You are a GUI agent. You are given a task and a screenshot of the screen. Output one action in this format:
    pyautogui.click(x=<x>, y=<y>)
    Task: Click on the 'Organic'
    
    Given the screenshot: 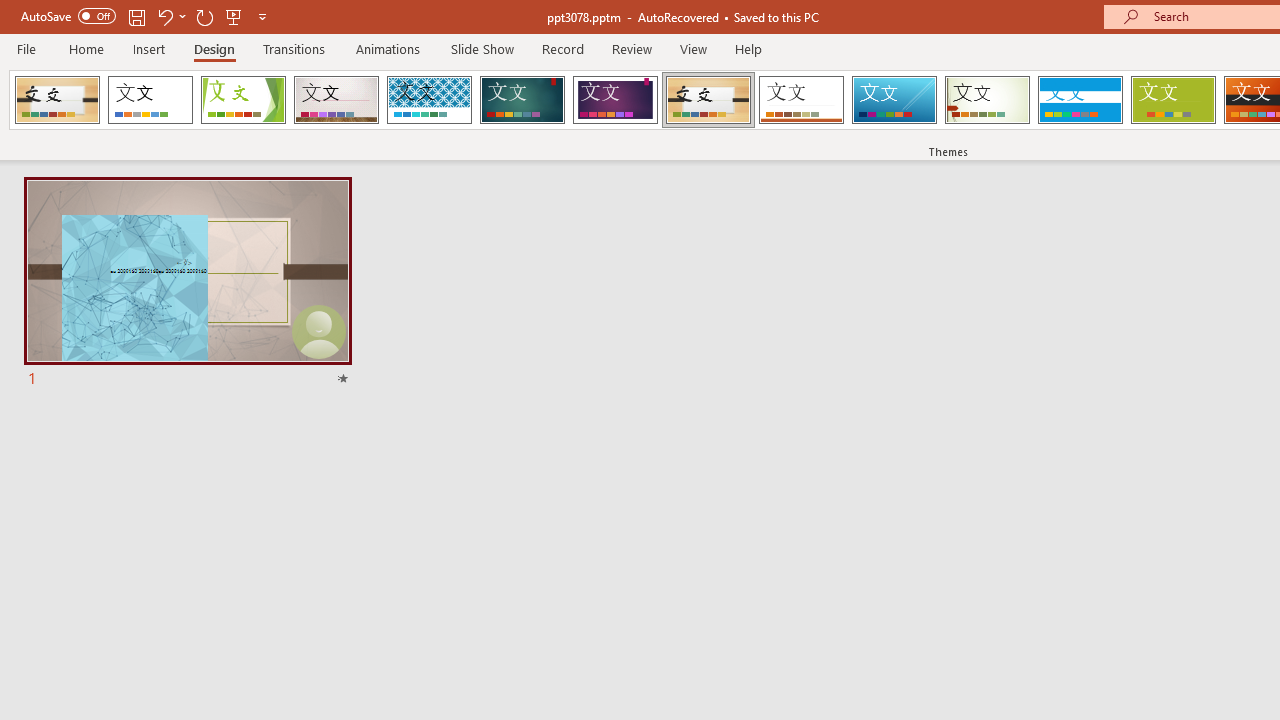 What is the action you would take?
    pyautogui.click(x=708, y=100)
    